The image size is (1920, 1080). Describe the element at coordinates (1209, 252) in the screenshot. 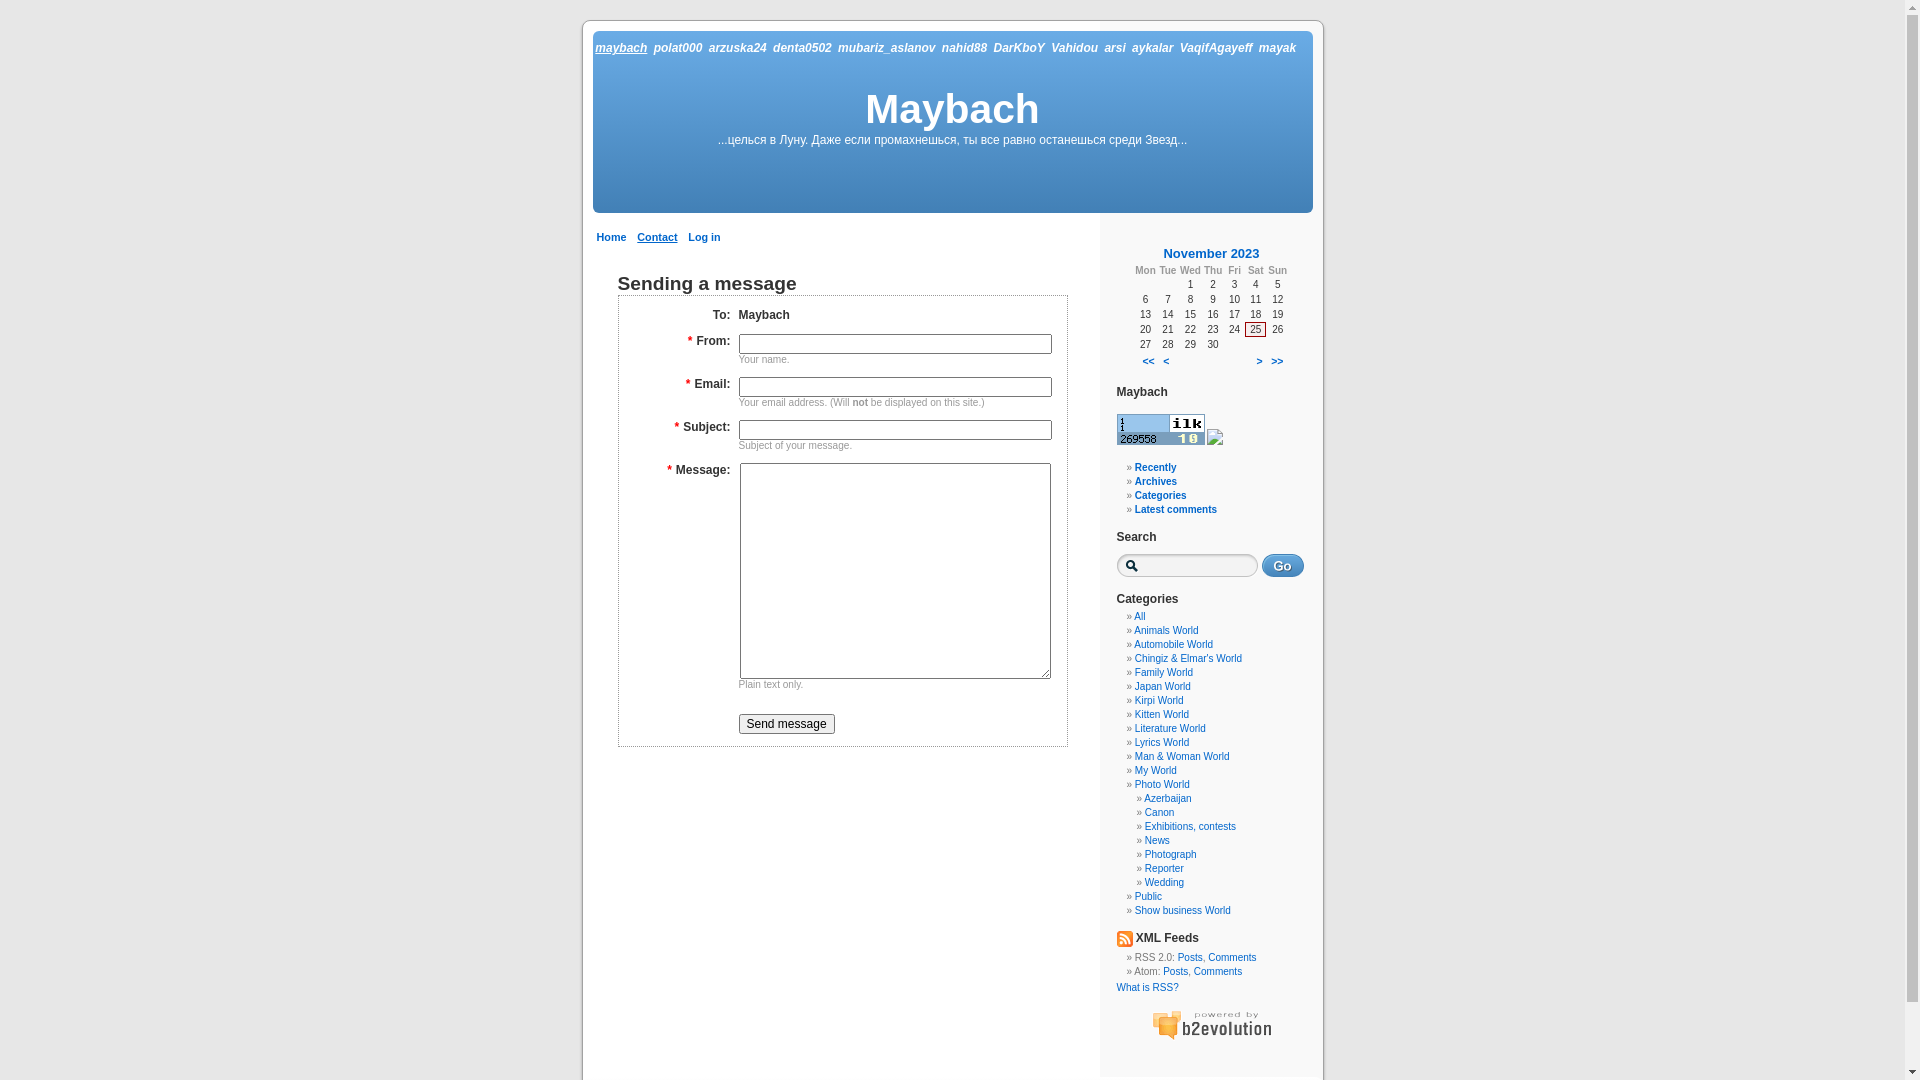

I see `'November 2023'` at that location.